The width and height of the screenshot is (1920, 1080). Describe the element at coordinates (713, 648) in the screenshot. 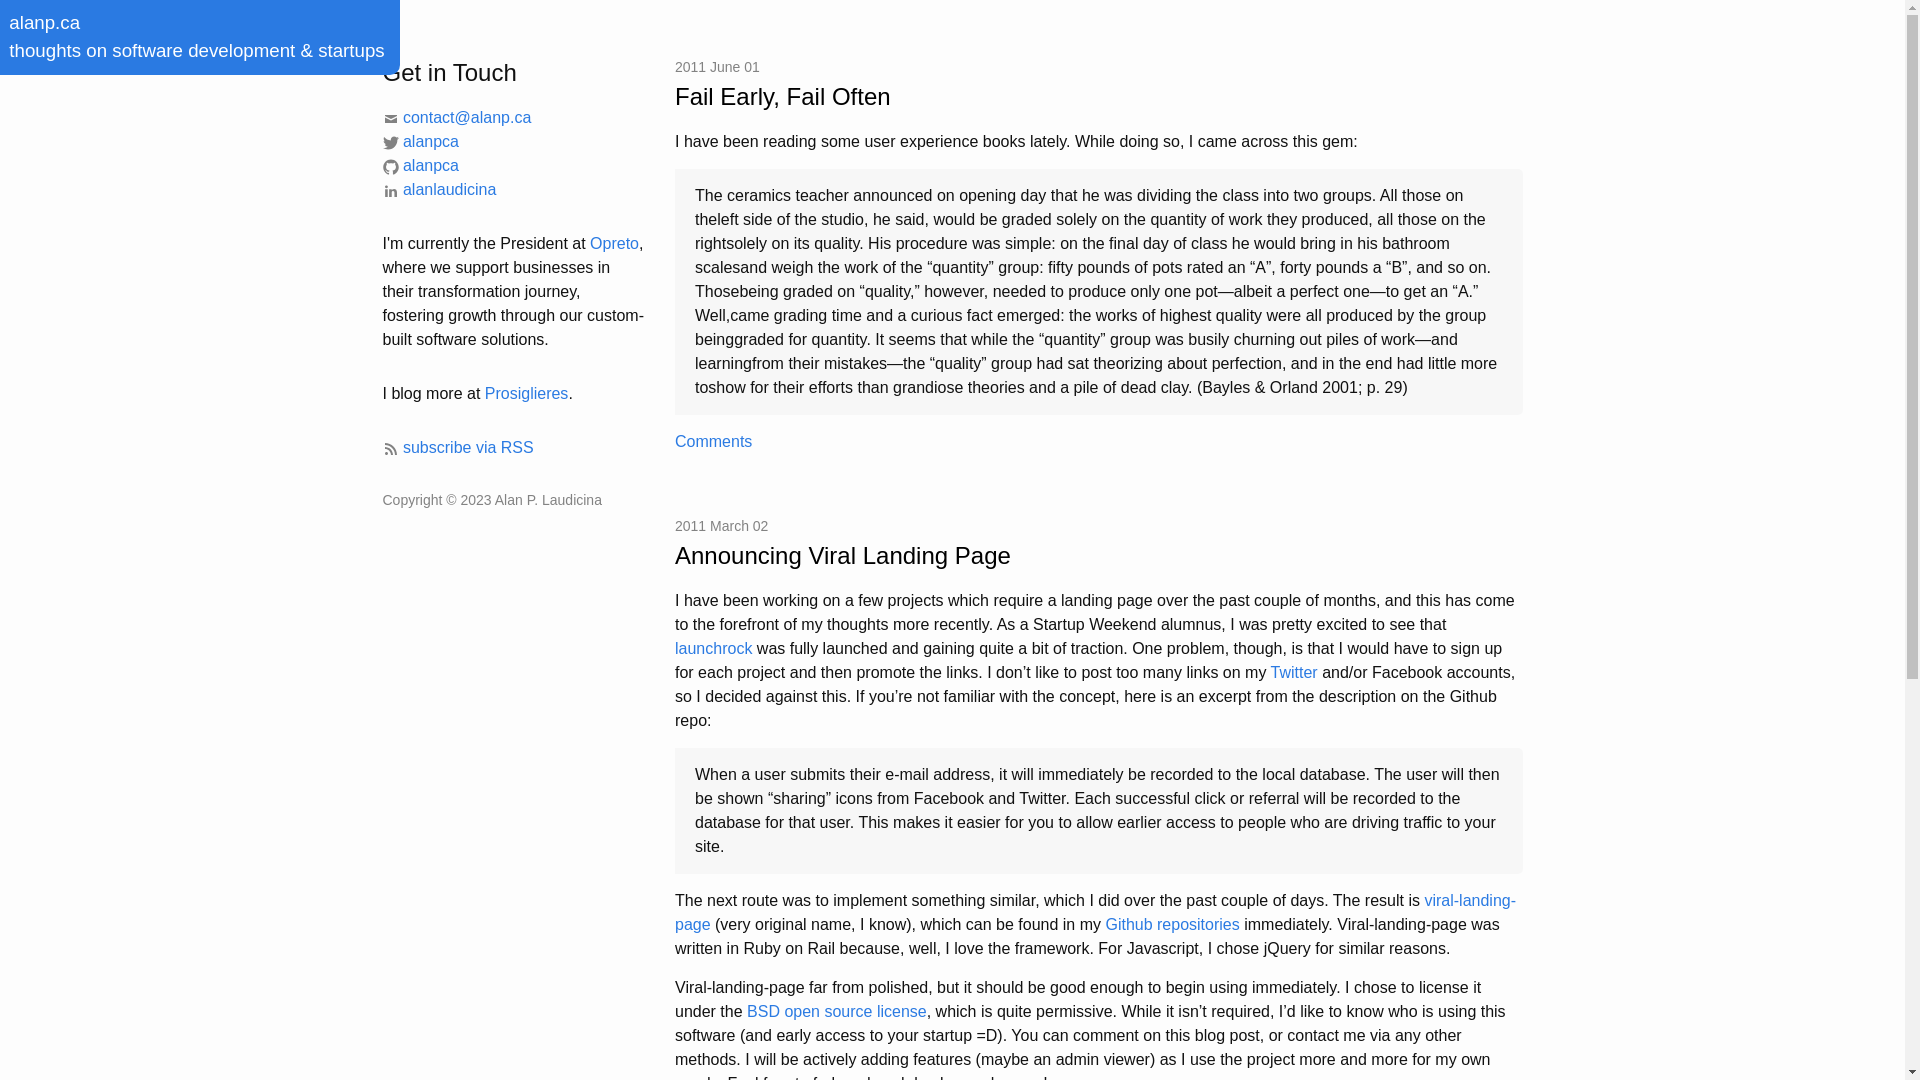

I see `'launchrock'` at that location.